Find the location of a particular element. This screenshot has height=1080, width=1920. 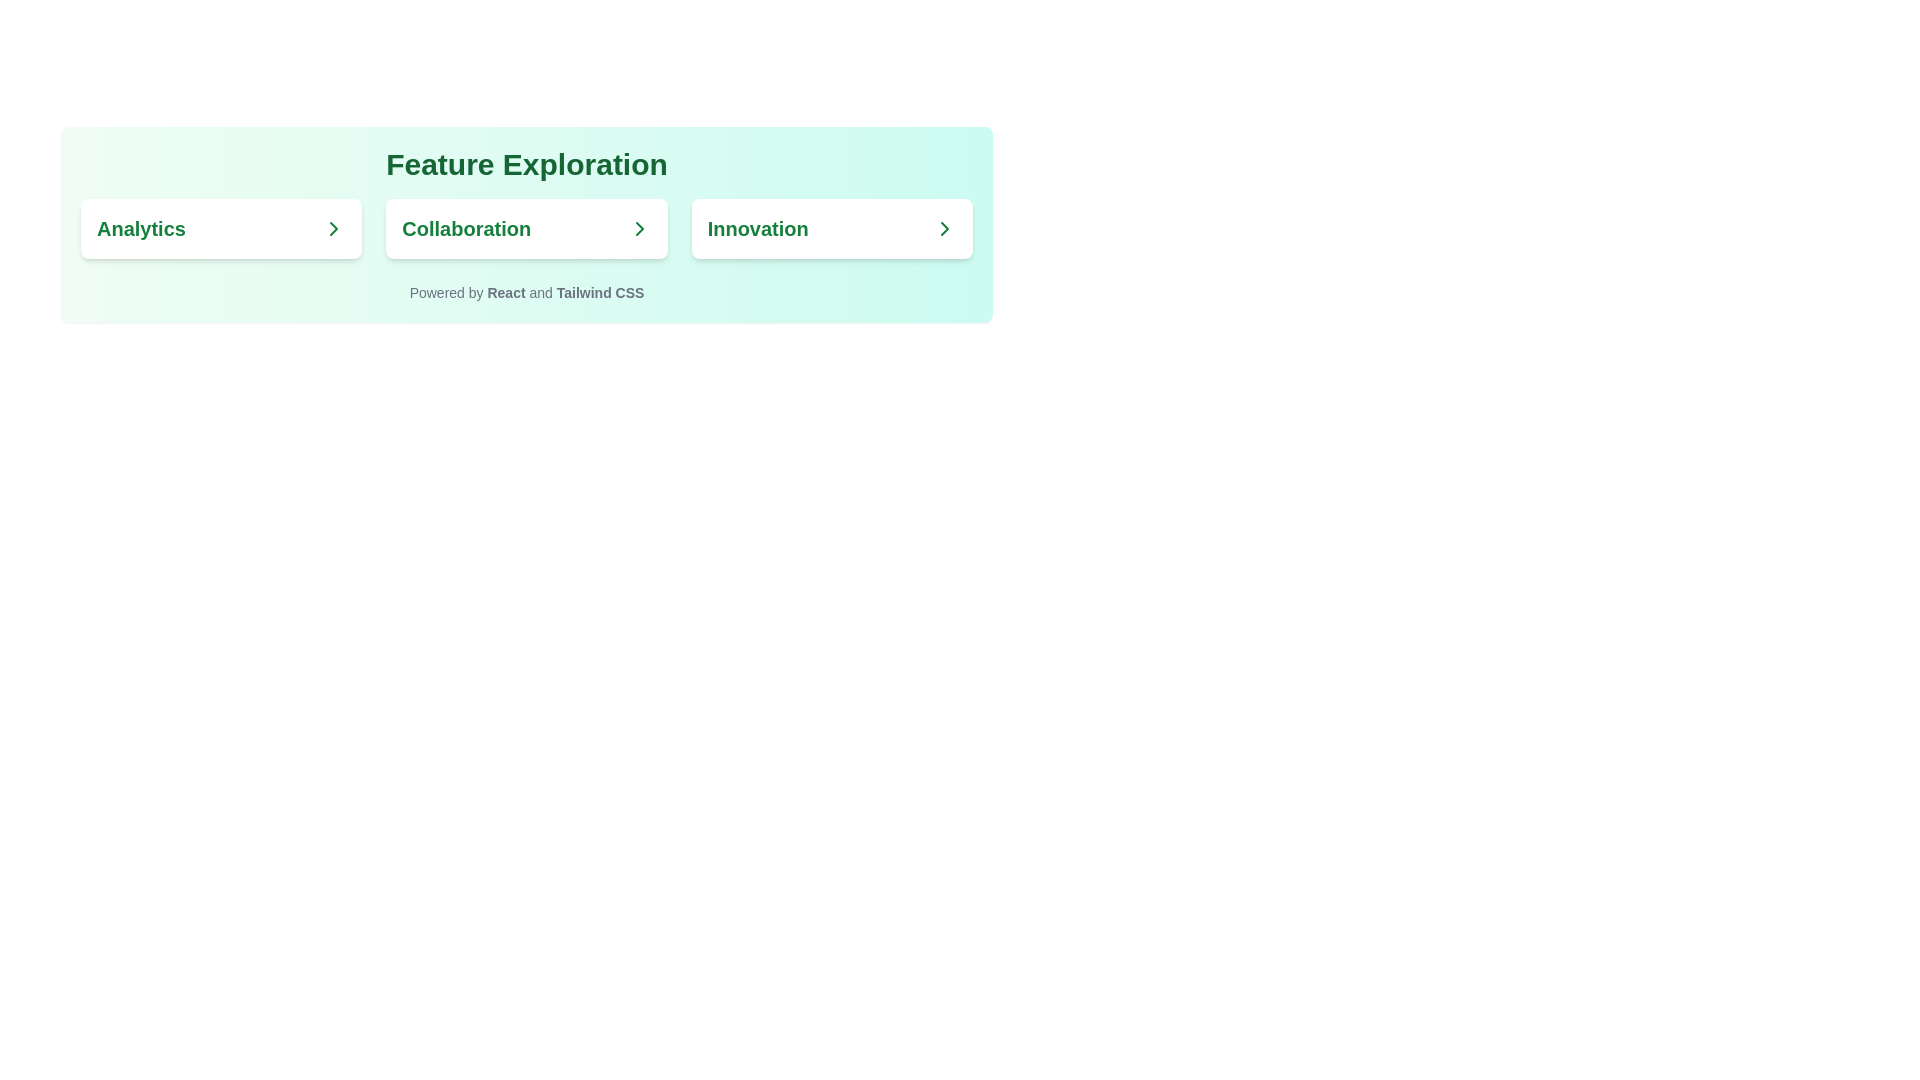

the text label 'Collaboration' styled in bold, extra-large green font, which is positioned in the middle of the feature list between 'Analytics' and 'Innovation' is located at coordinates (527, 227).